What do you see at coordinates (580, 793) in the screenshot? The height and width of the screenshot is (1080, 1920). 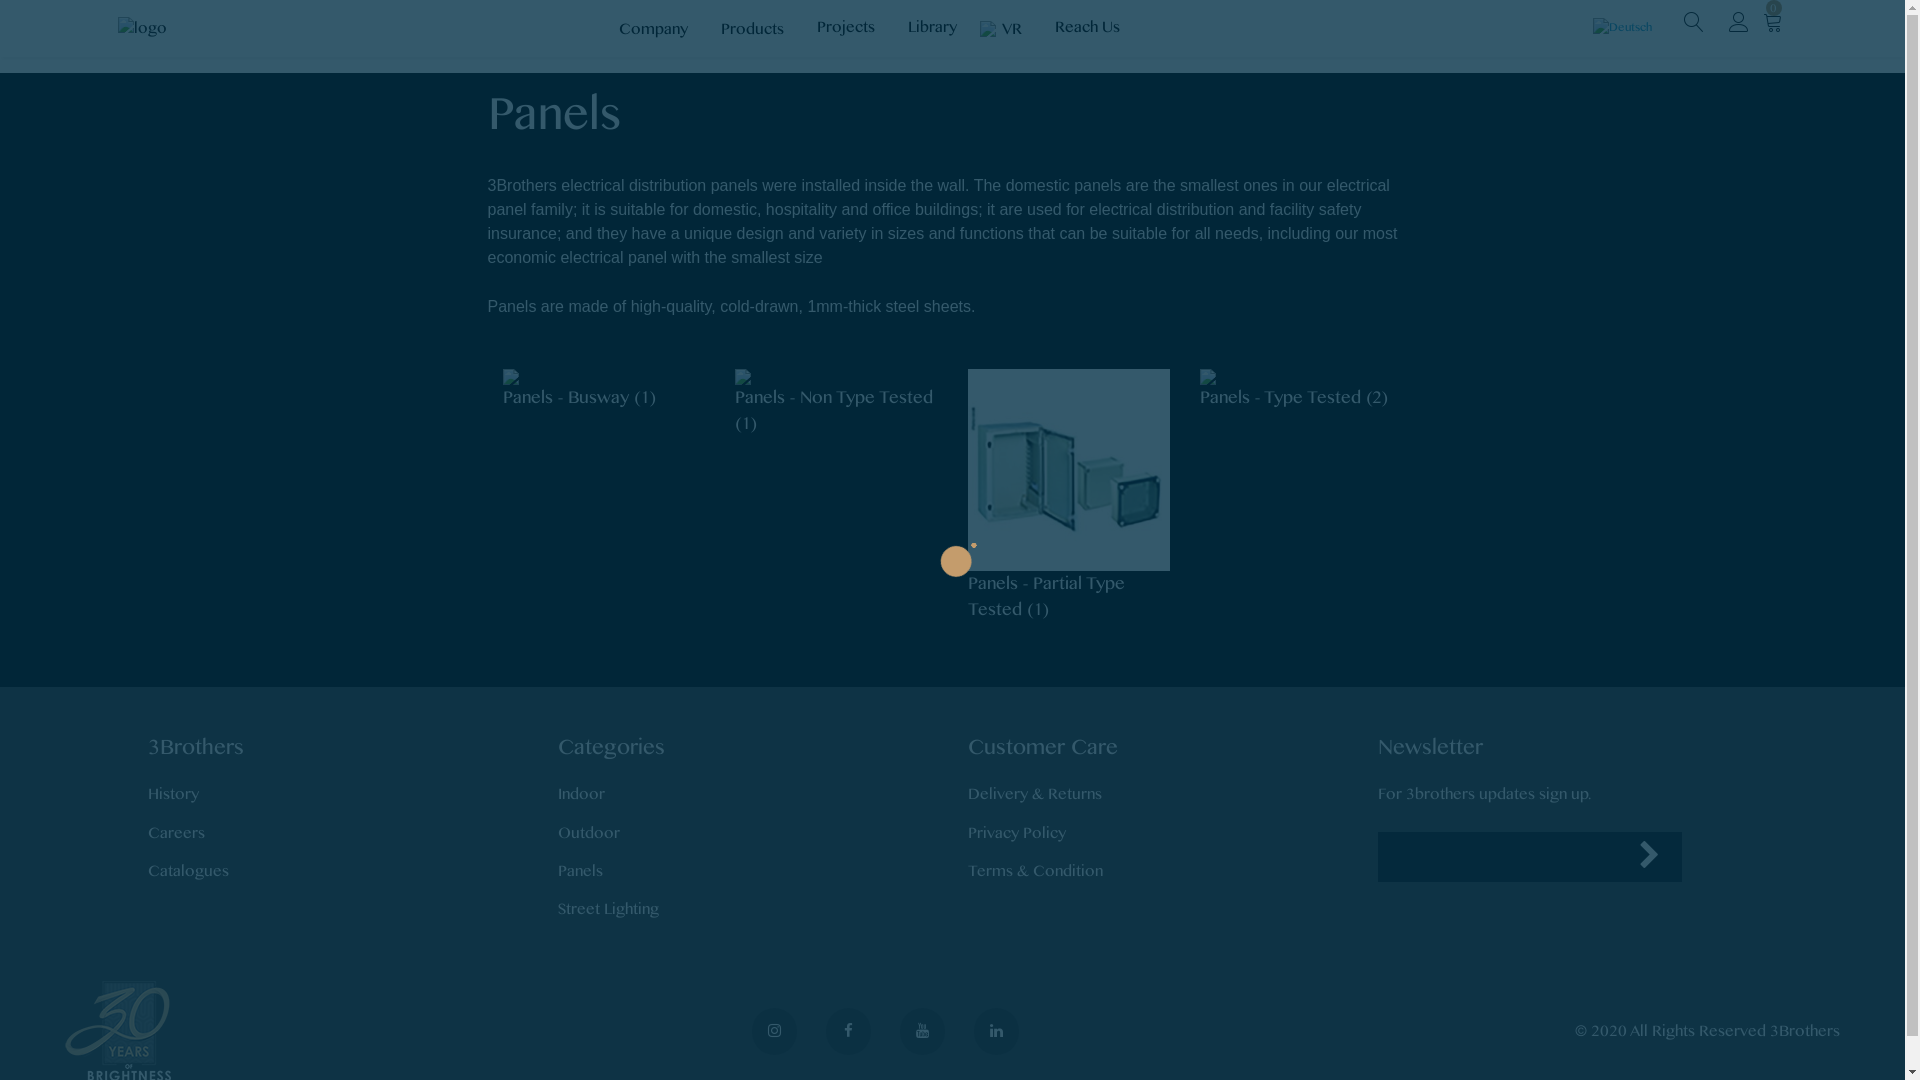 I see `'Indoor'` at bounding box center [580, 793].